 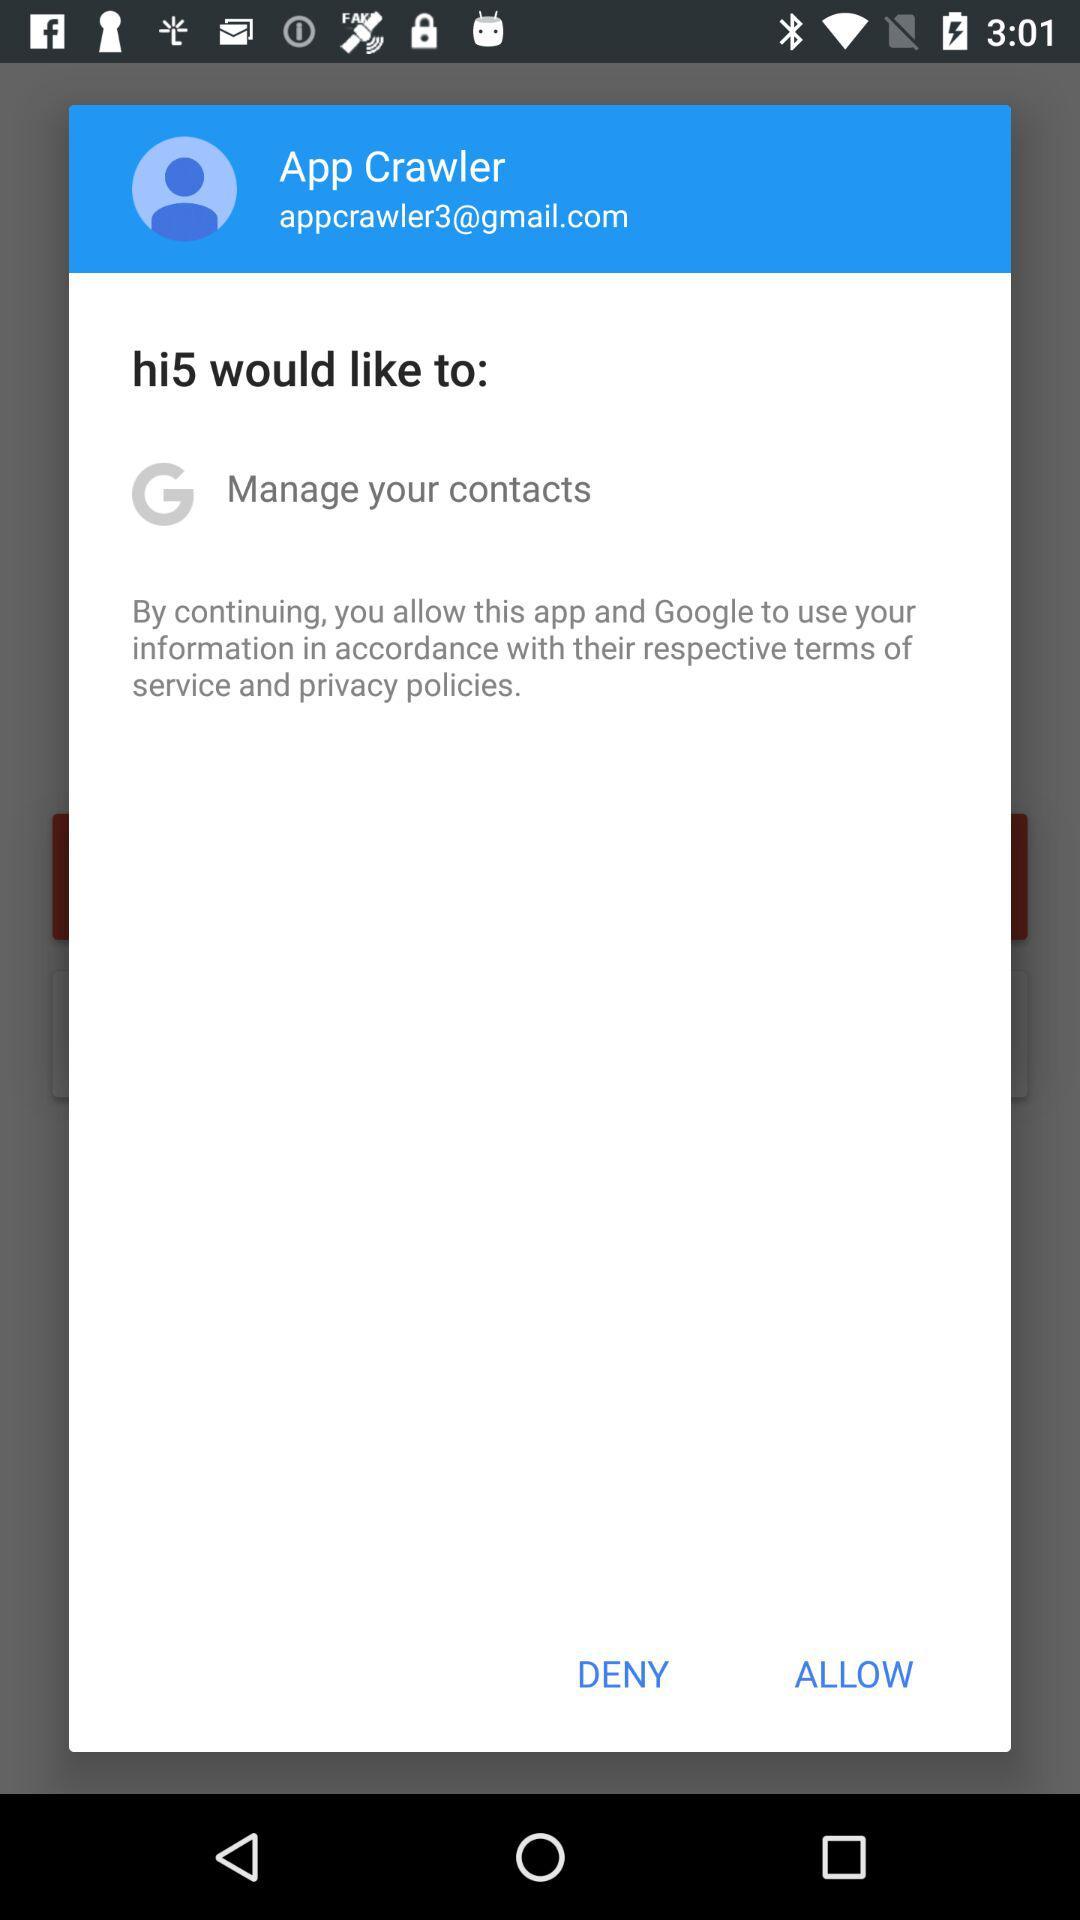 I want to click on the app crawler, so click(x=392, y=164).